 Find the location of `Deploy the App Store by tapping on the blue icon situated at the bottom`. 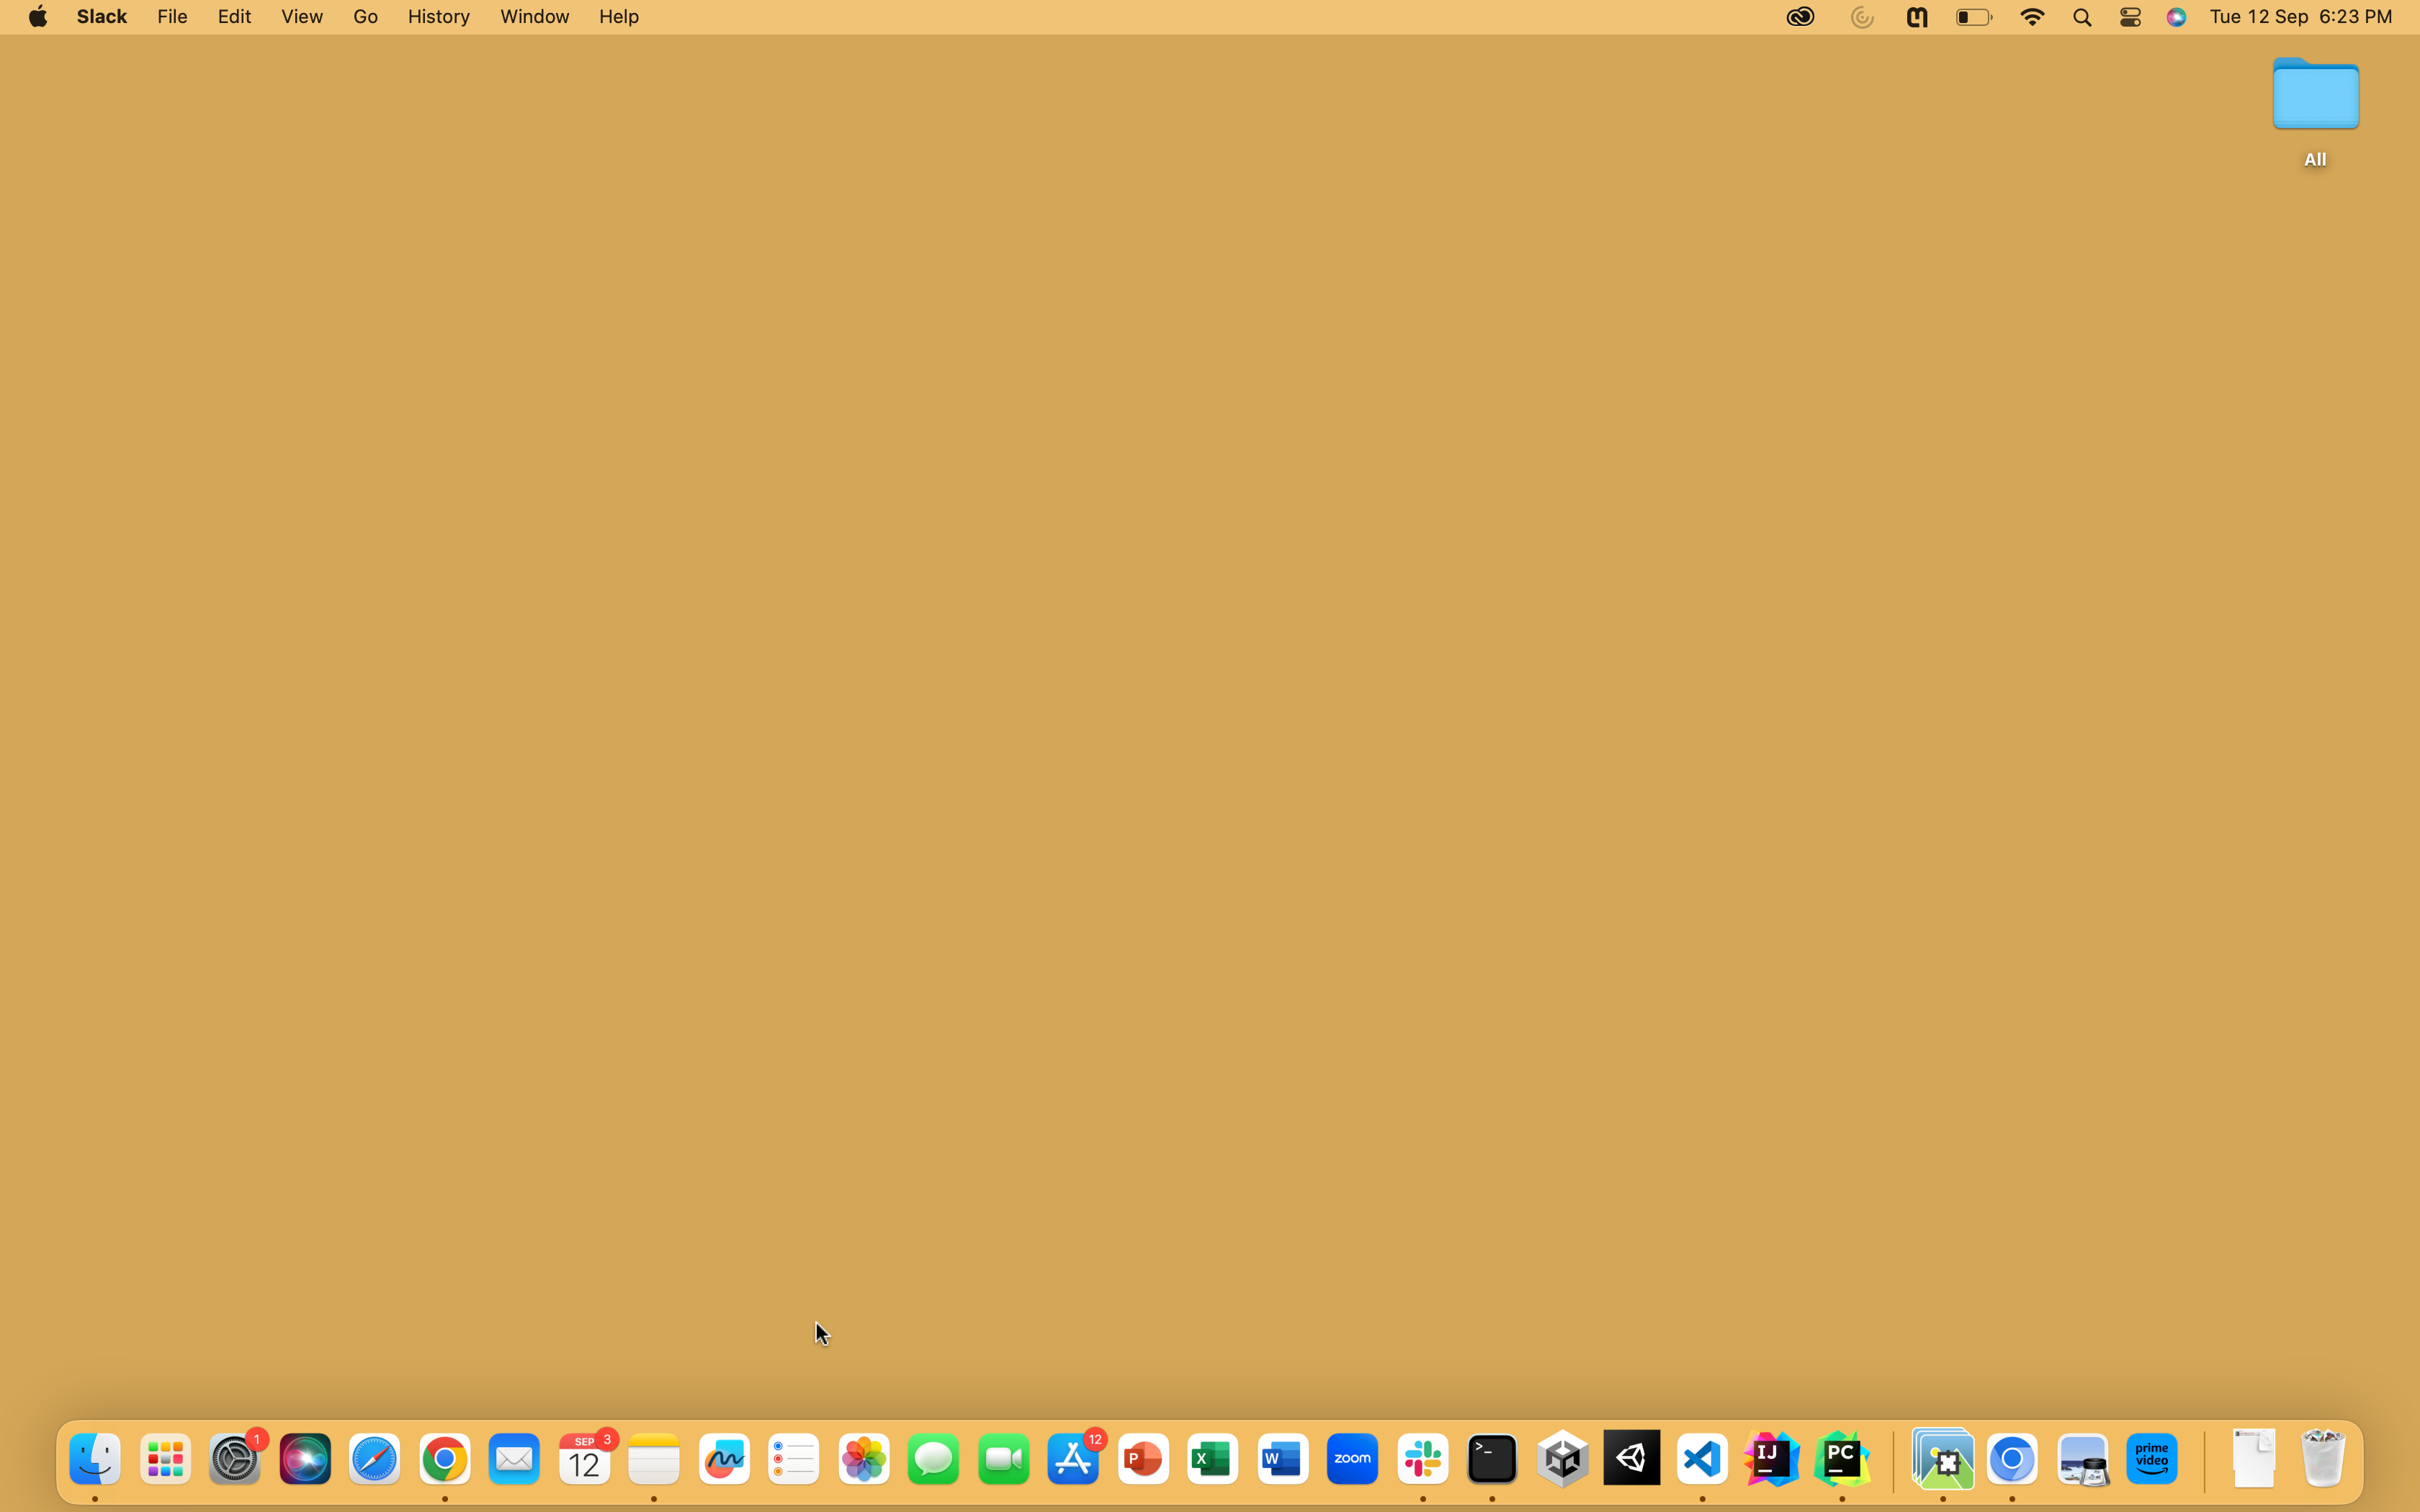

Deploy the App Store by tapping on the blue icon situated at the bottom is located at coordinates (1073, 1459).